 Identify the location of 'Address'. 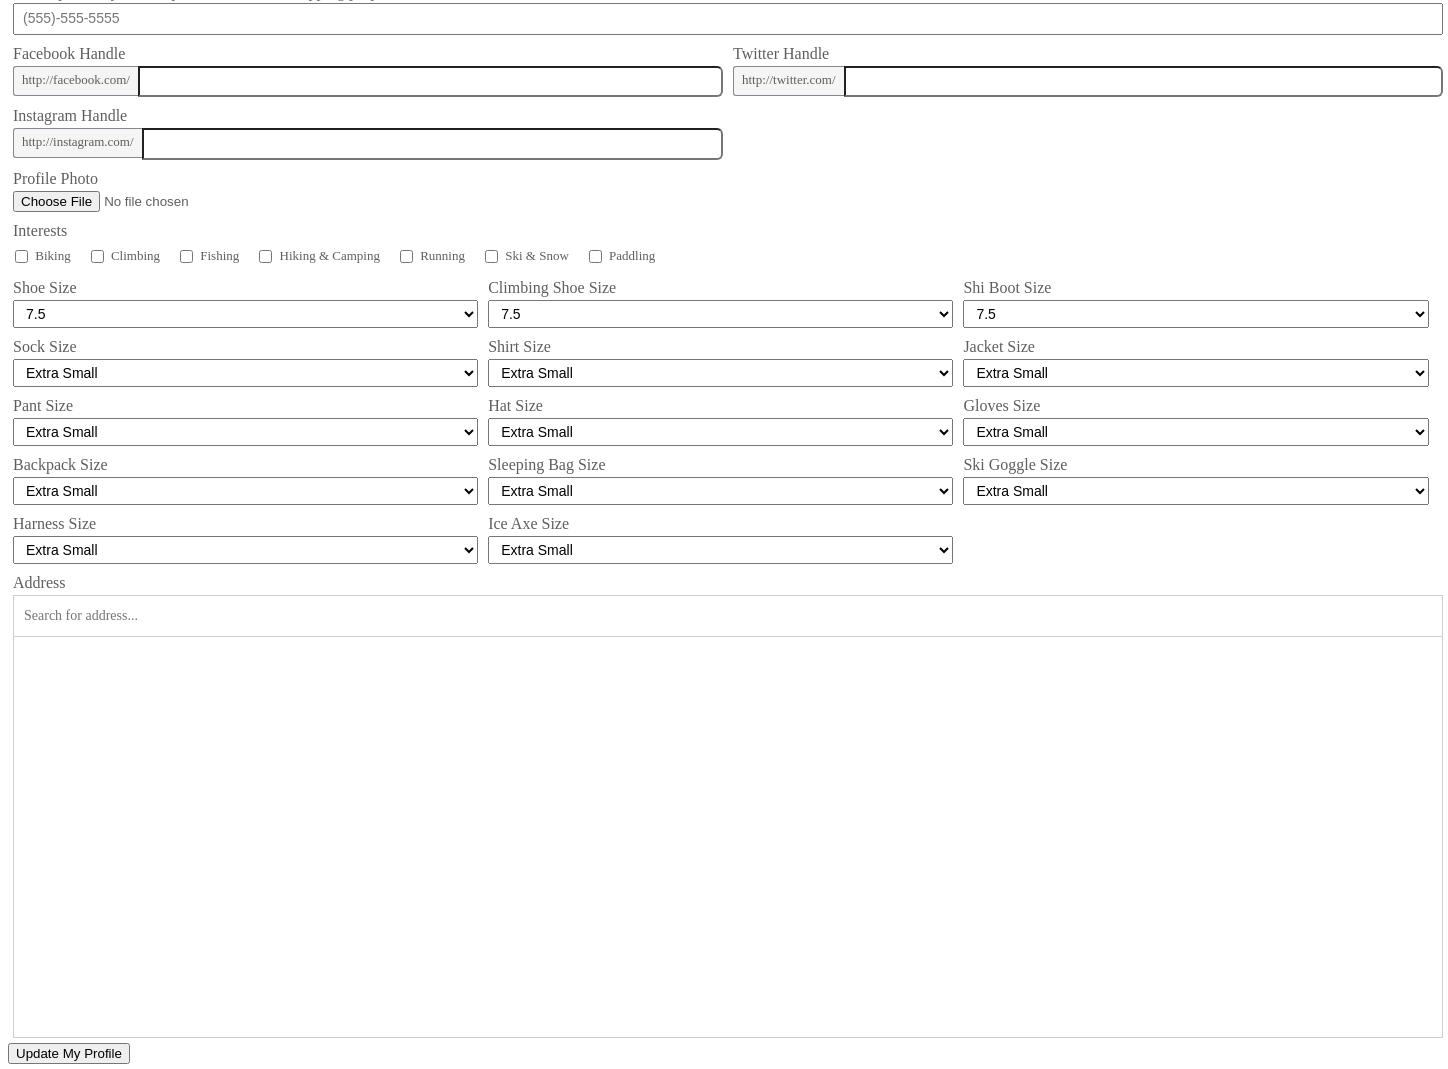
(38, 582).